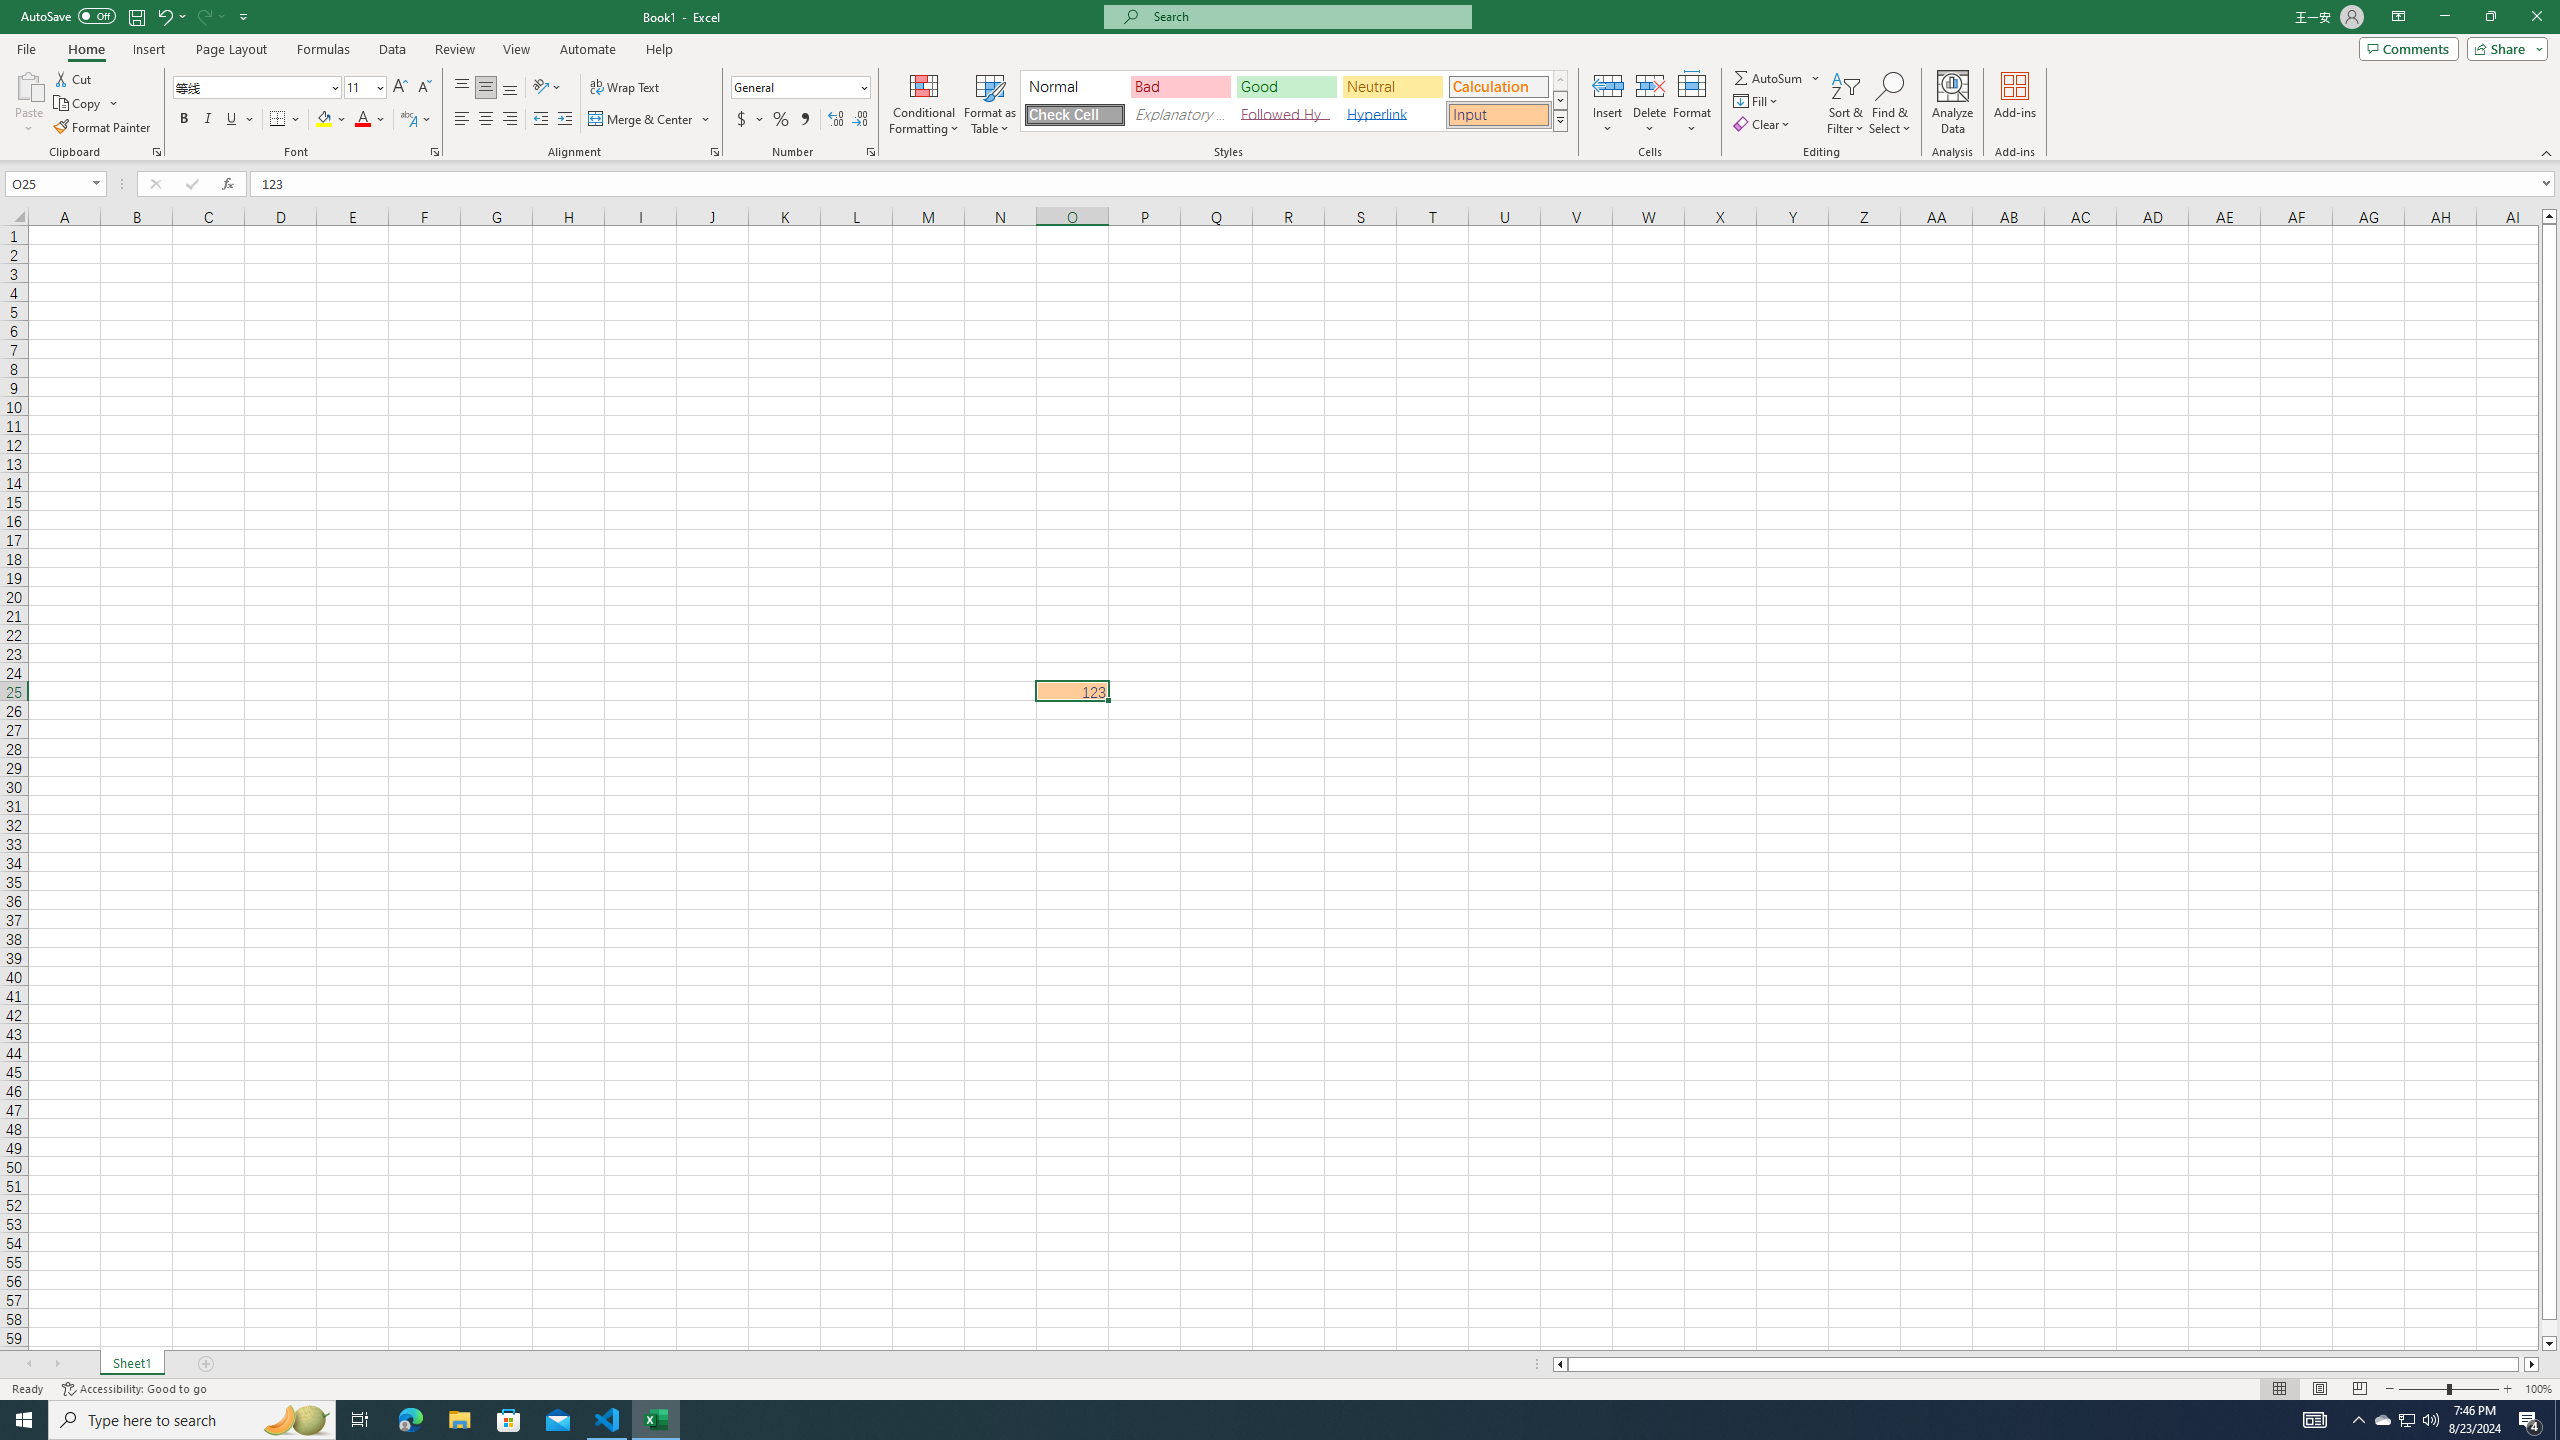 The width and height of the screenshot is (2560, 1440). I want to click on 'Hyperlink', so click(1391, 114).